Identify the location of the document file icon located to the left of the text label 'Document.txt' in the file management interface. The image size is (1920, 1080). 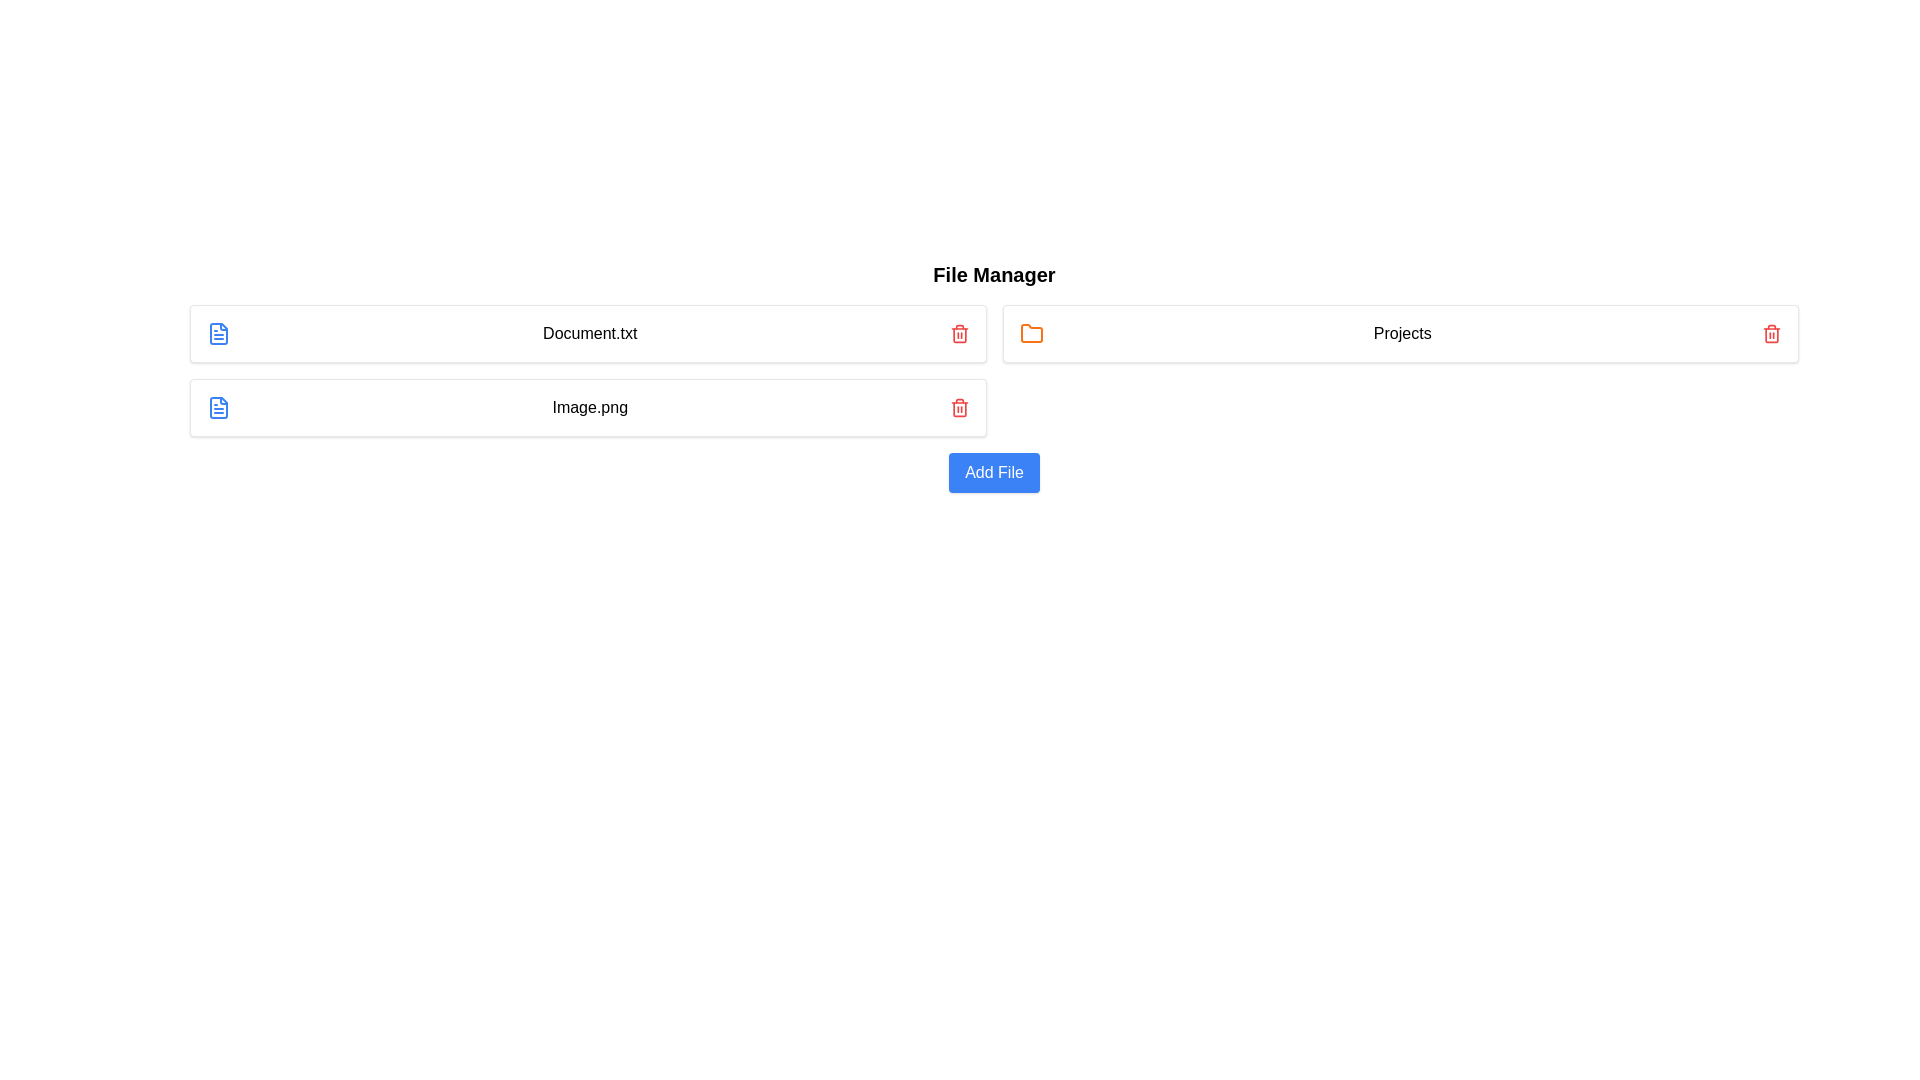
(219, 333).